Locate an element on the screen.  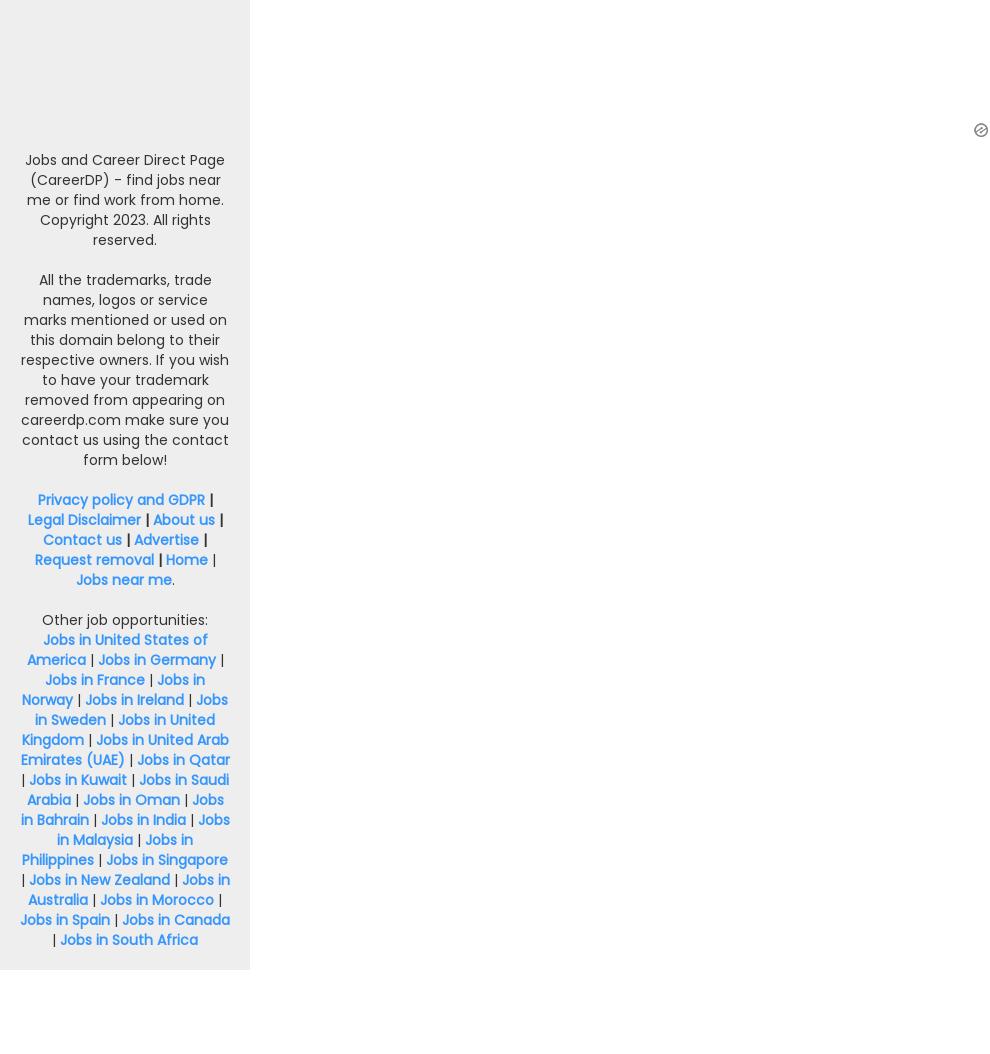
'Jobs in United States of America' is located at coordinates (115, 648).